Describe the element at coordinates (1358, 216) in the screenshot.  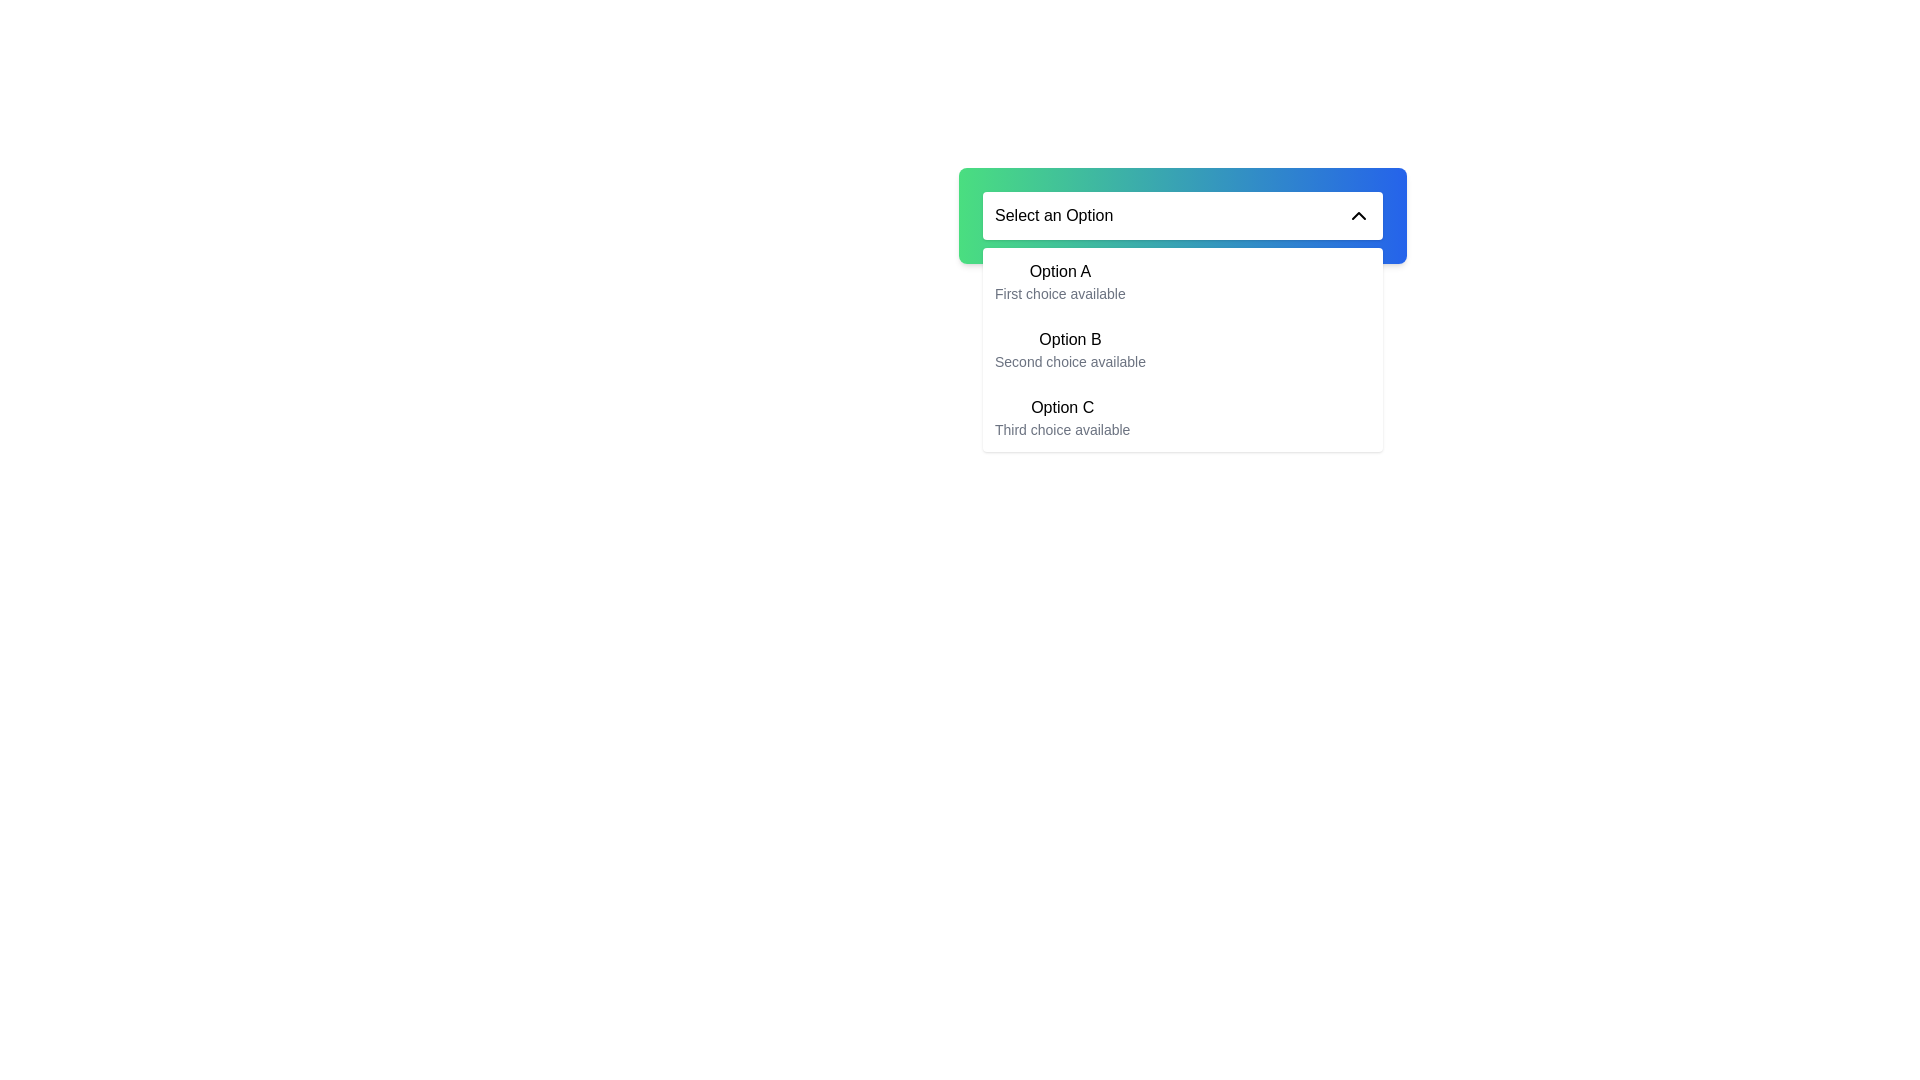
I see `the collapse icon located at the far right inside the 'Select an Option' dropdown menu` at that location.